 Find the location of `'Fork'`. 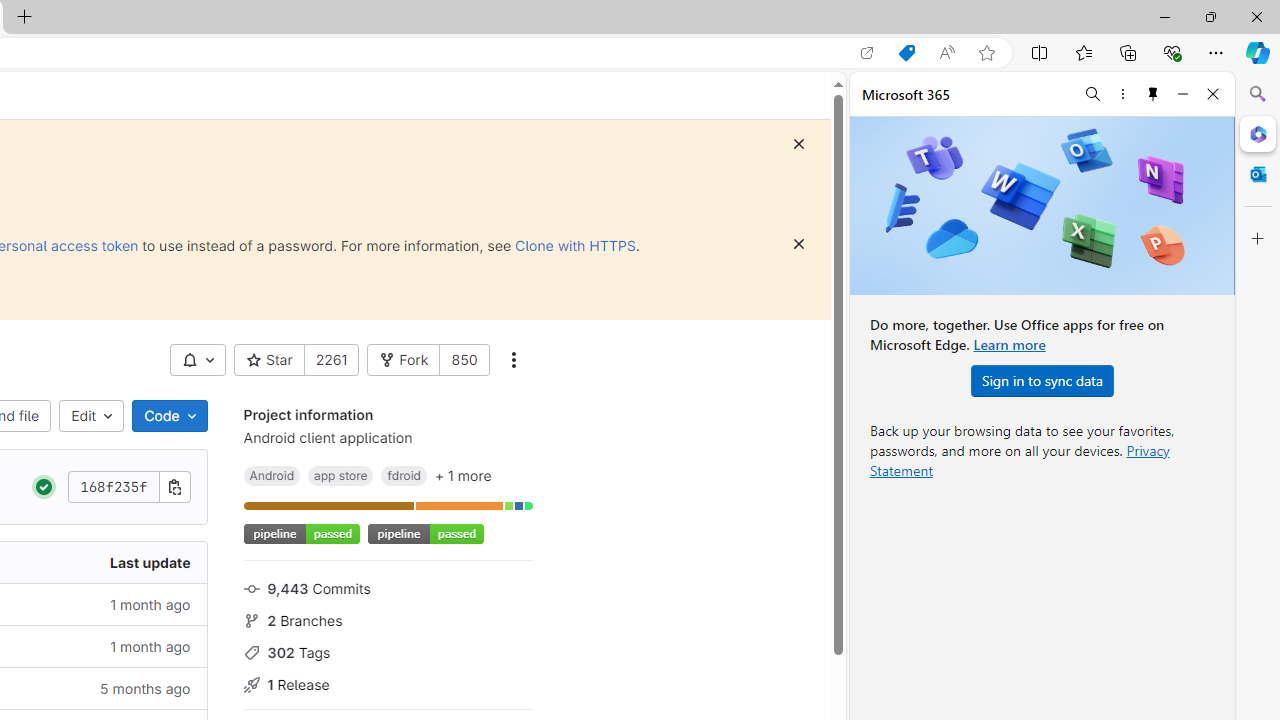

'Fork' is located at coordinates (403, 360).